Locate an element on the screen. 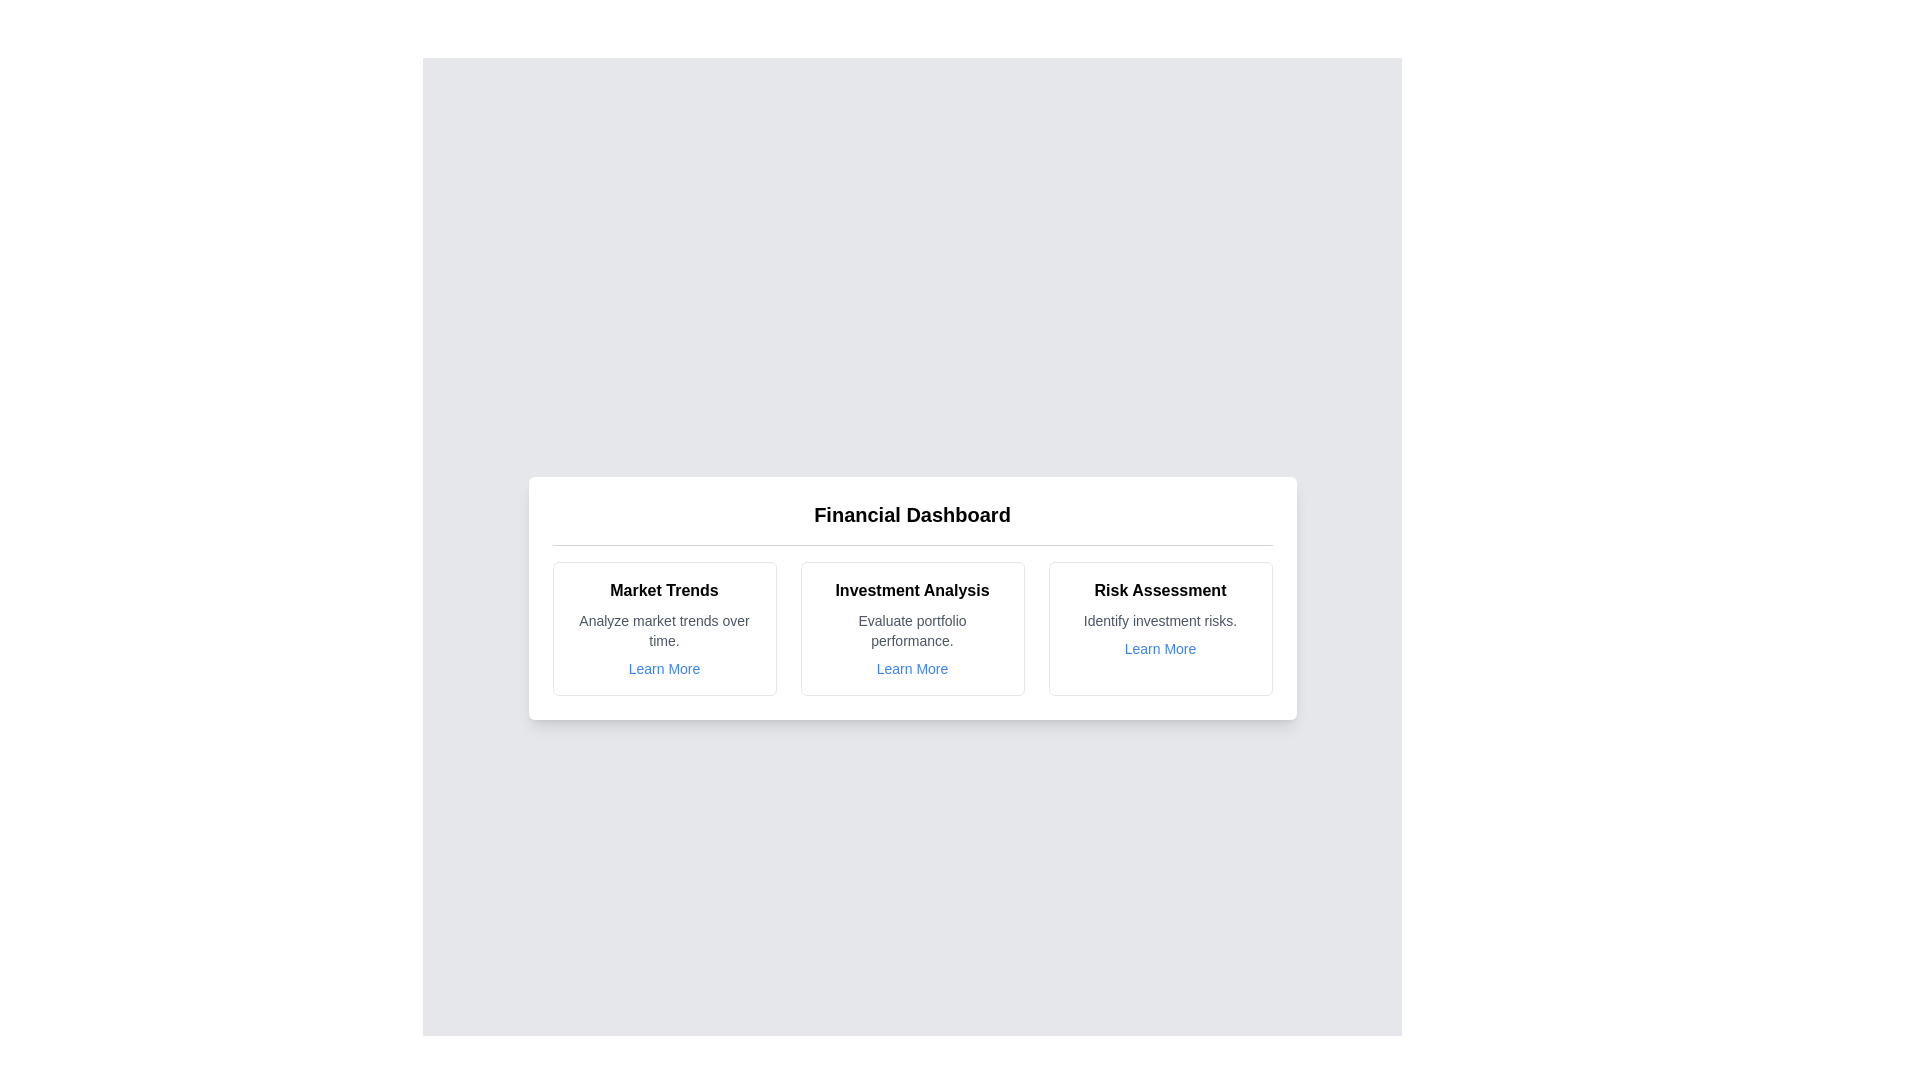  the 'Learn More' link for the Investment Analysis chart card is located at coordinates (911, 668).